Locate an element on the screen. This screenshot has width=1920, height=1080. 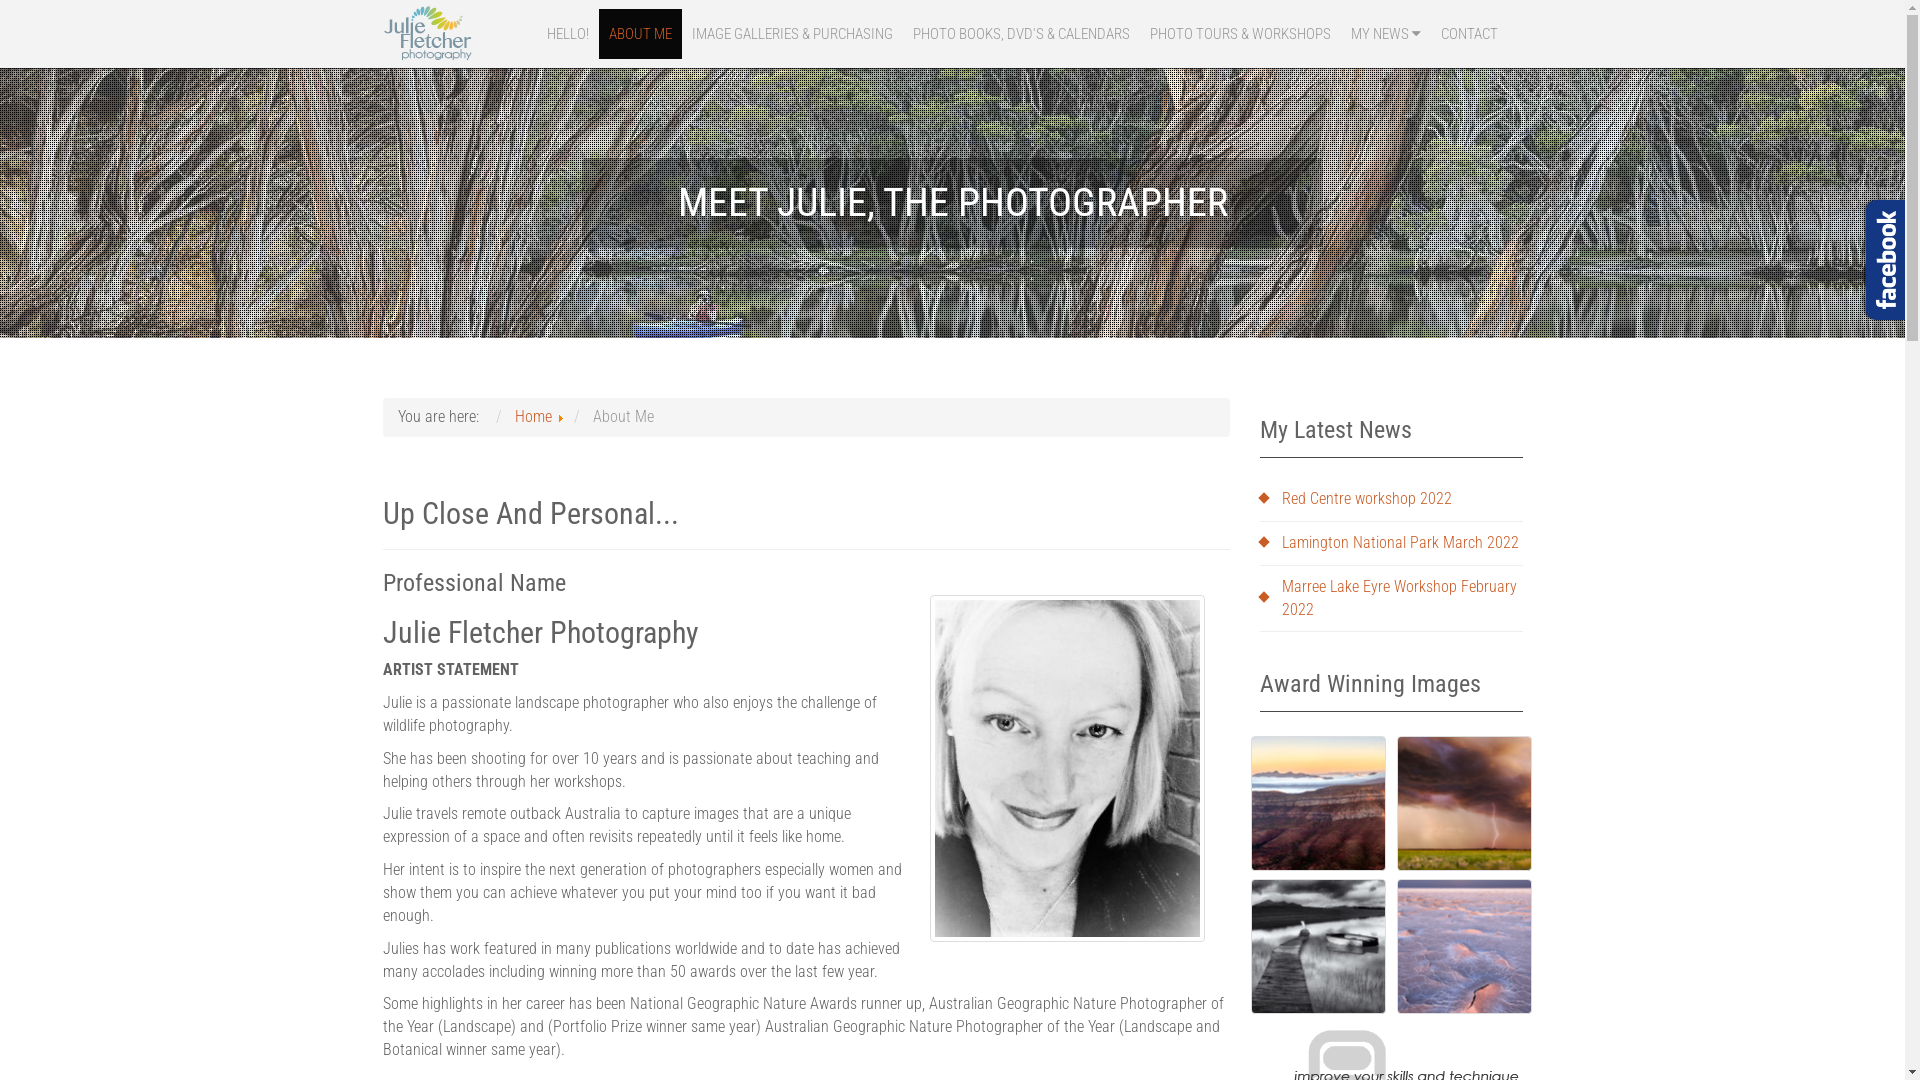
'Marree Lake Eyre Workshop February 2022' is located at coordinates (1390, 597).